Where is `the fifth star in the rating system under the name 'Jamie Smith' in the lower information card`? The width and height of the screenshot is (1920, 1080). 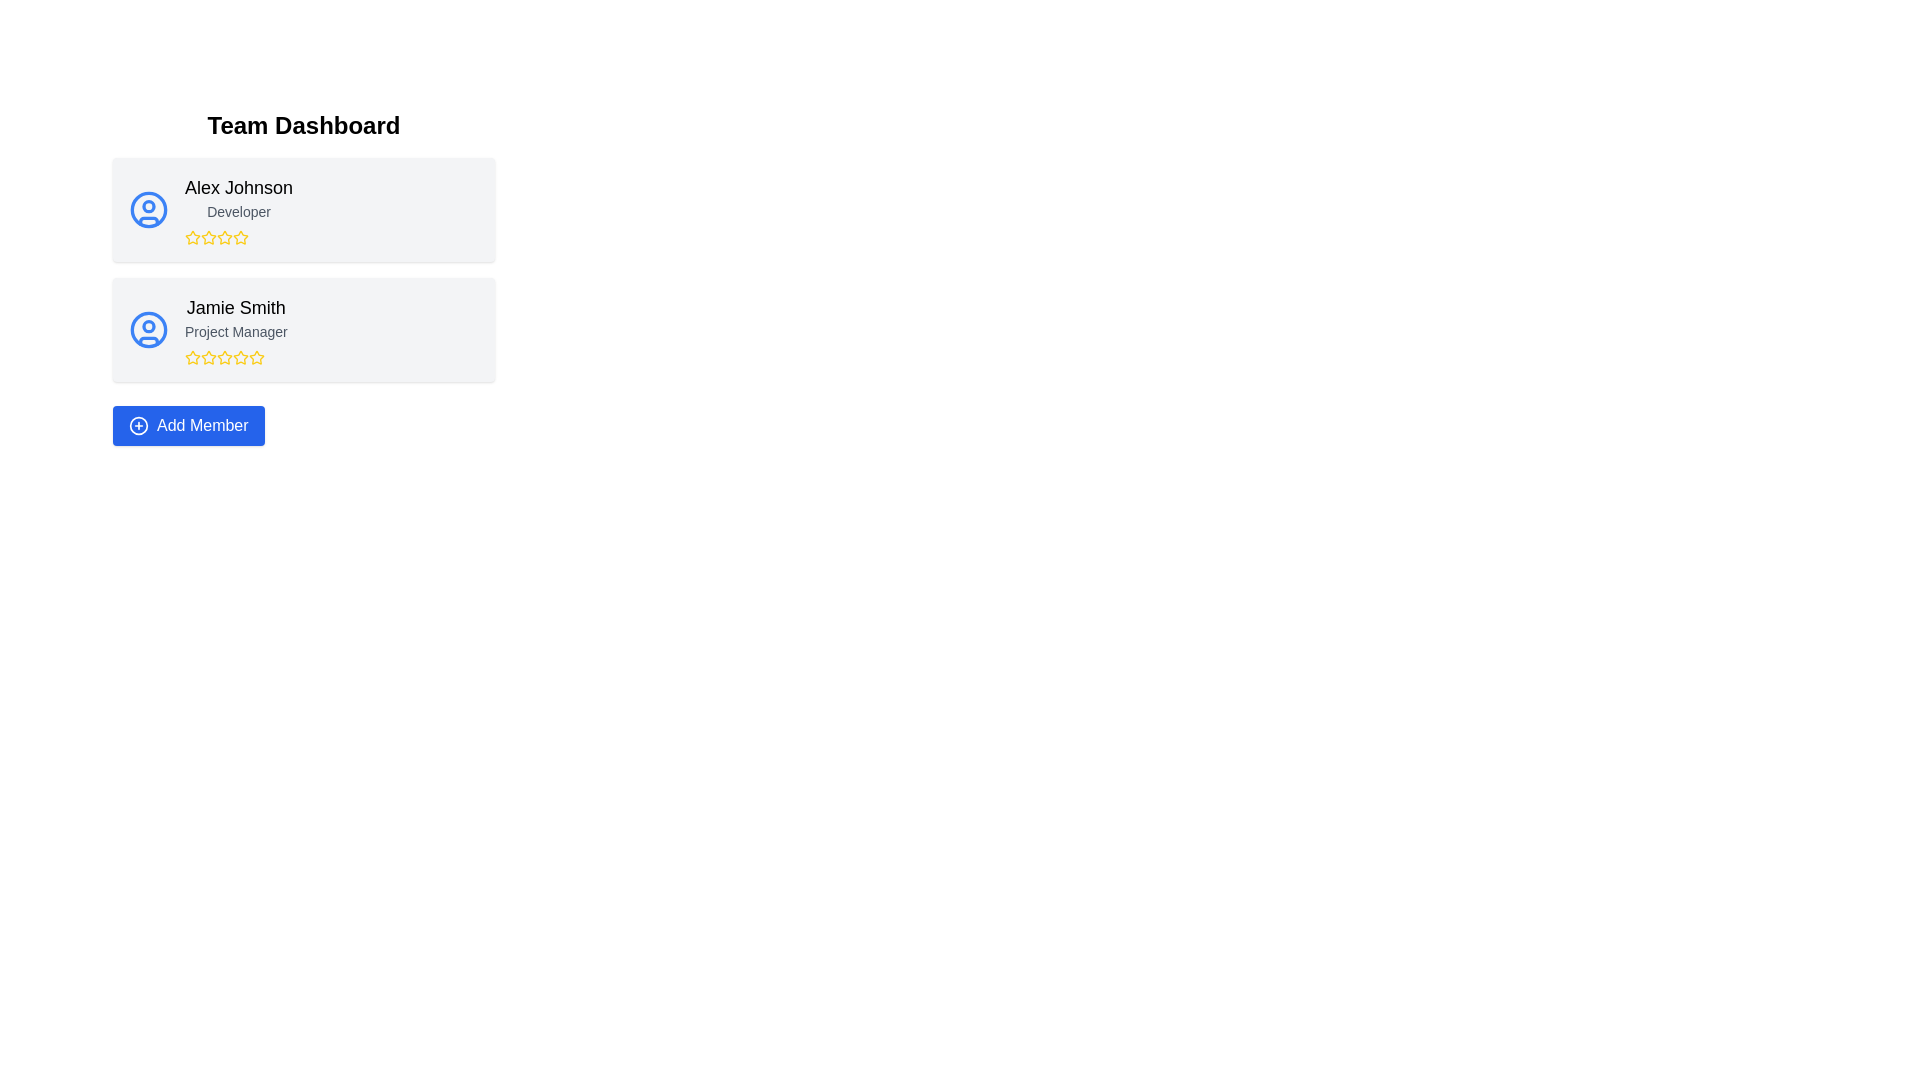 the fifth star in the rating system under the name 'Jamie Smith' in the lower information card is located at coordinates (256, 357).